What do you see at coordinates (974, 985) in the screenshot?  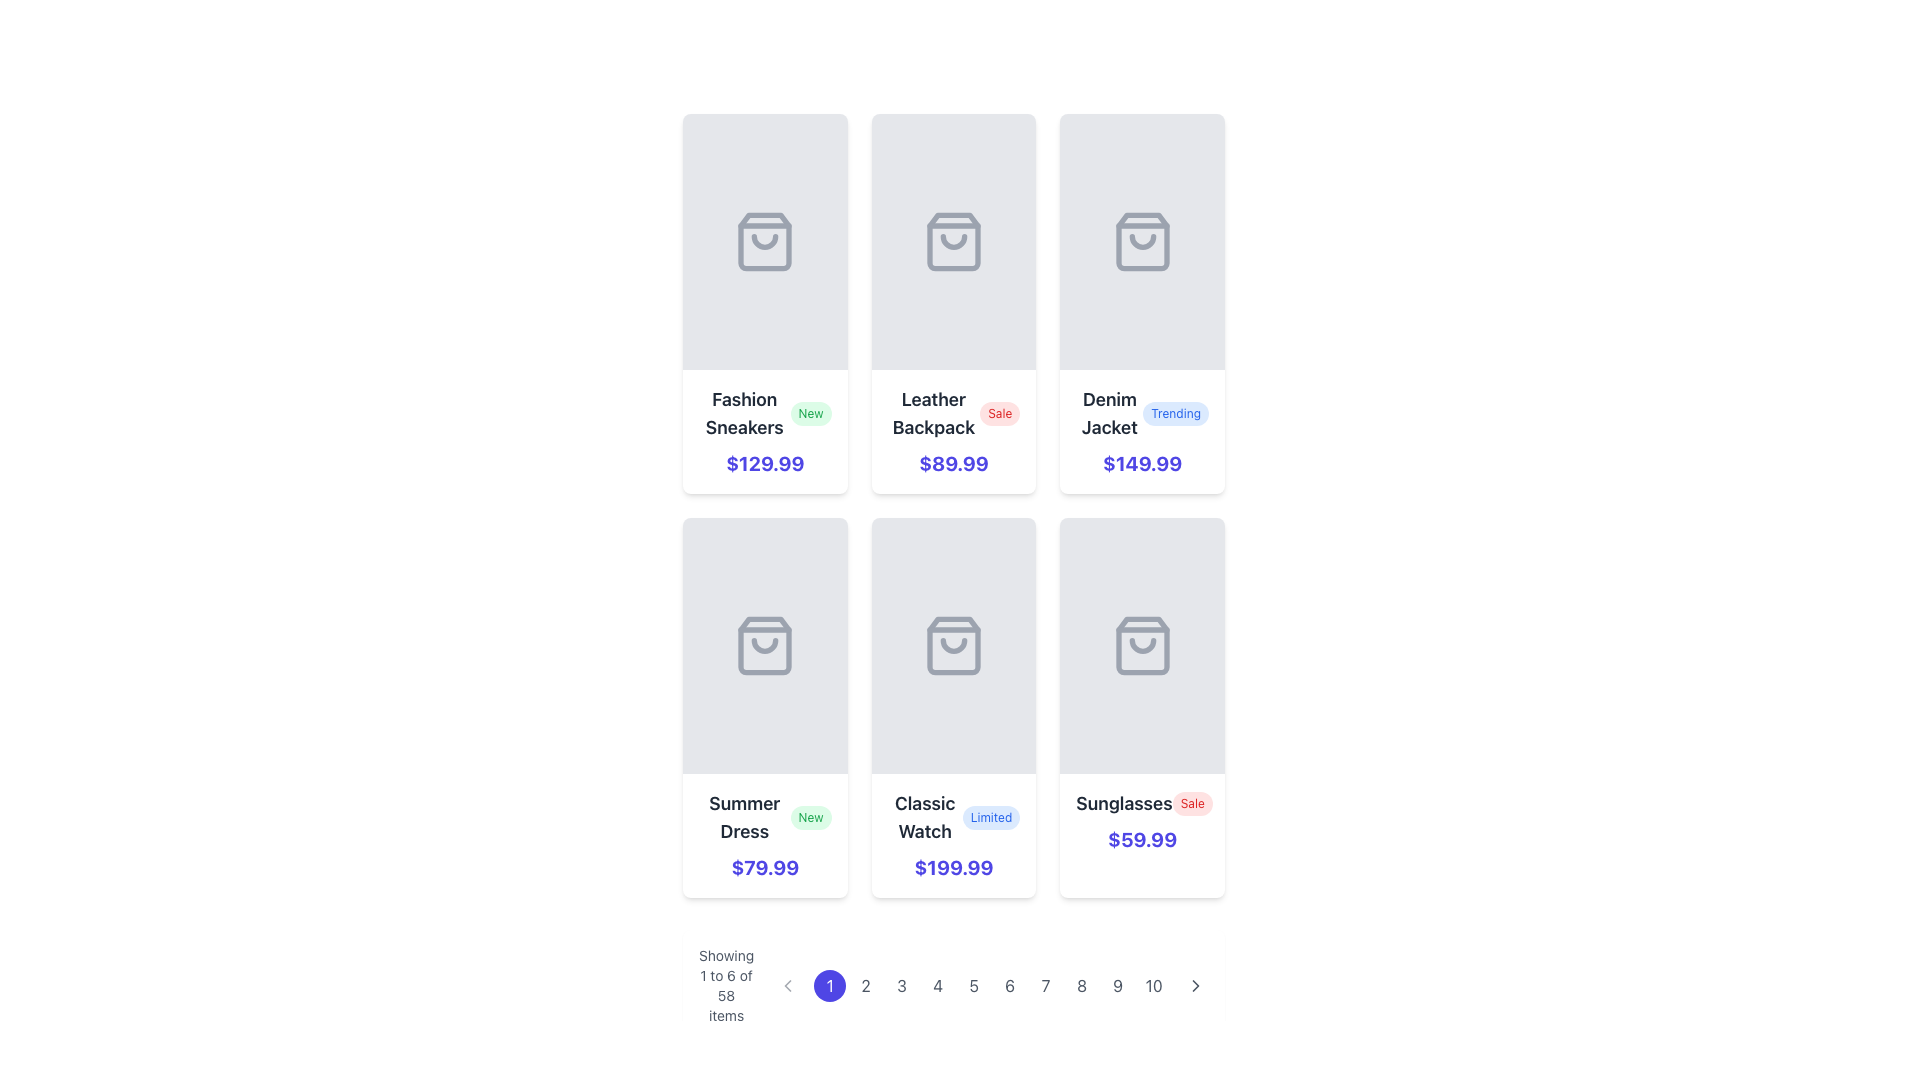 I see `the button located in the pagination section that represents the fifth page, positioned between buttons '4' and '6'` at bounding box center [974, 985].